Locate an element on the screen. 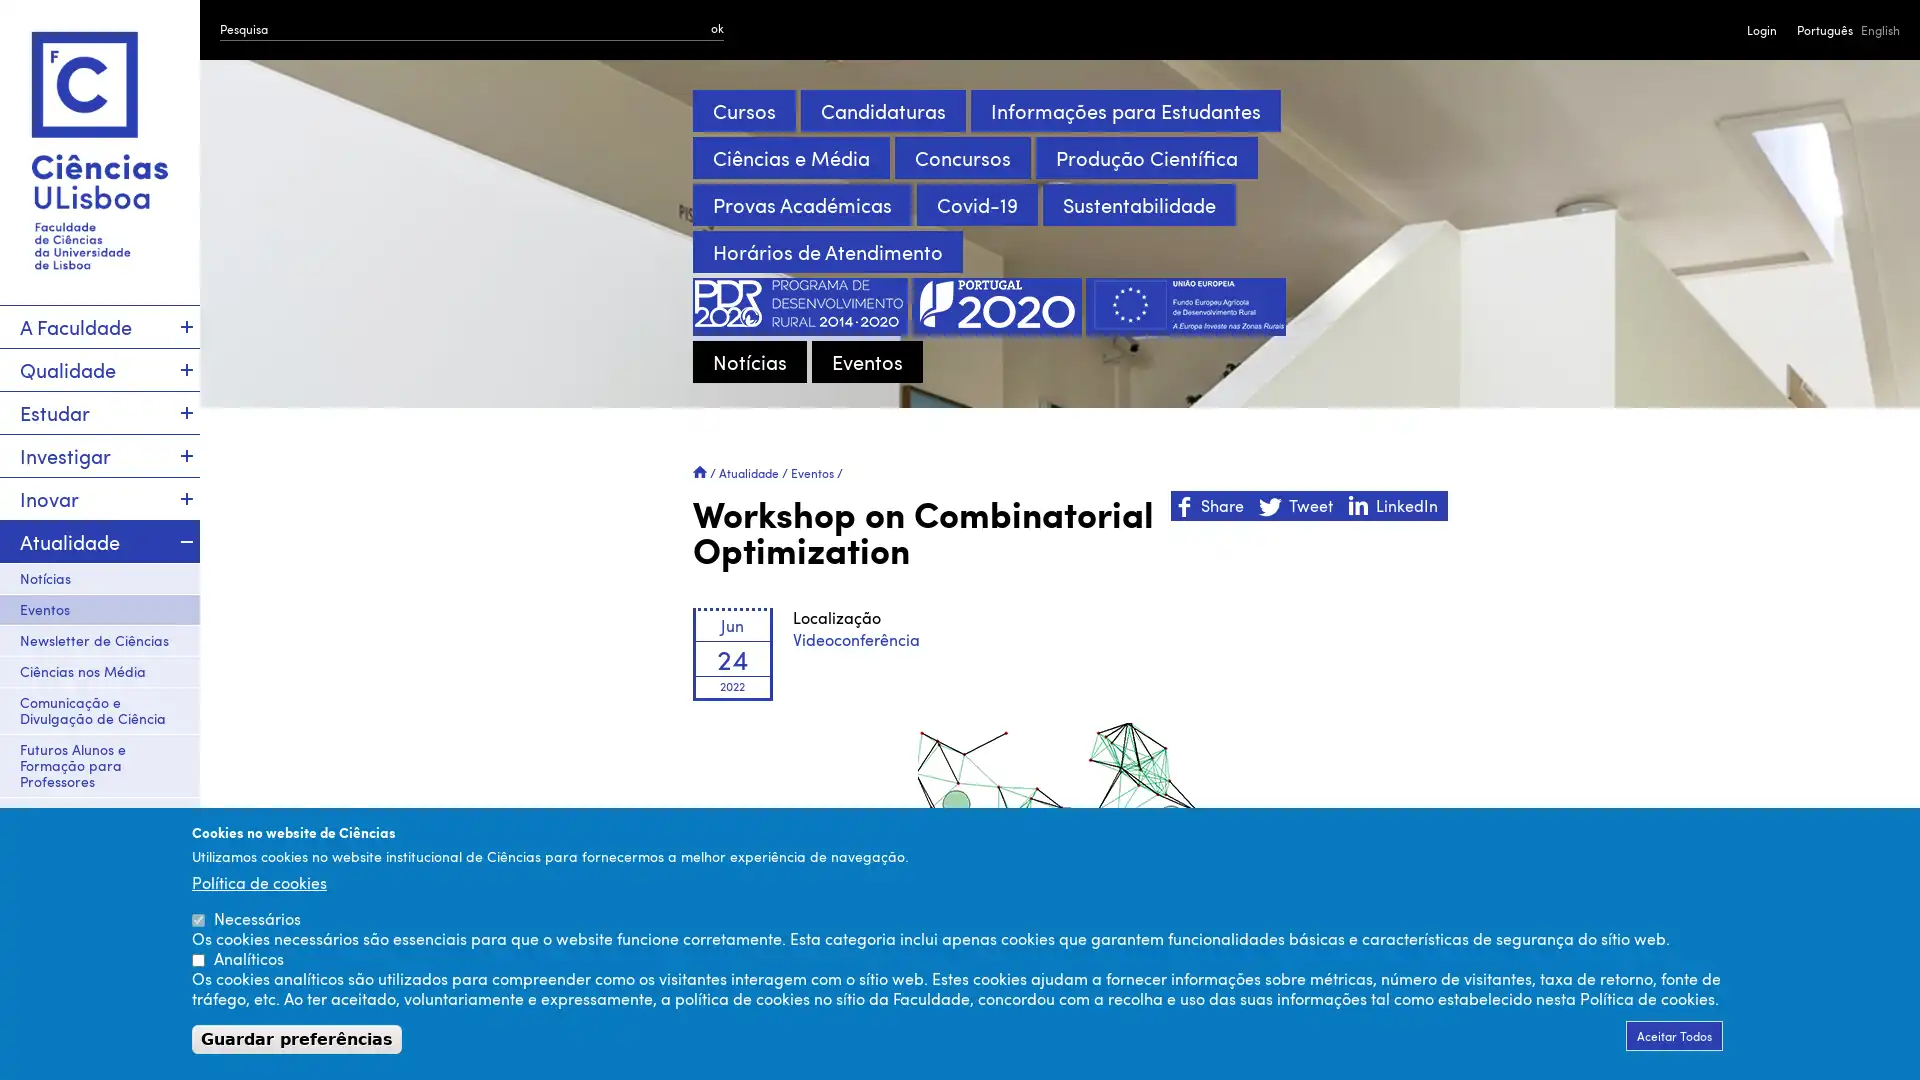 Image resolution: width=1920 pixels, height=1080 pixels. Politica de cookies is located at coordinates (258, 881).